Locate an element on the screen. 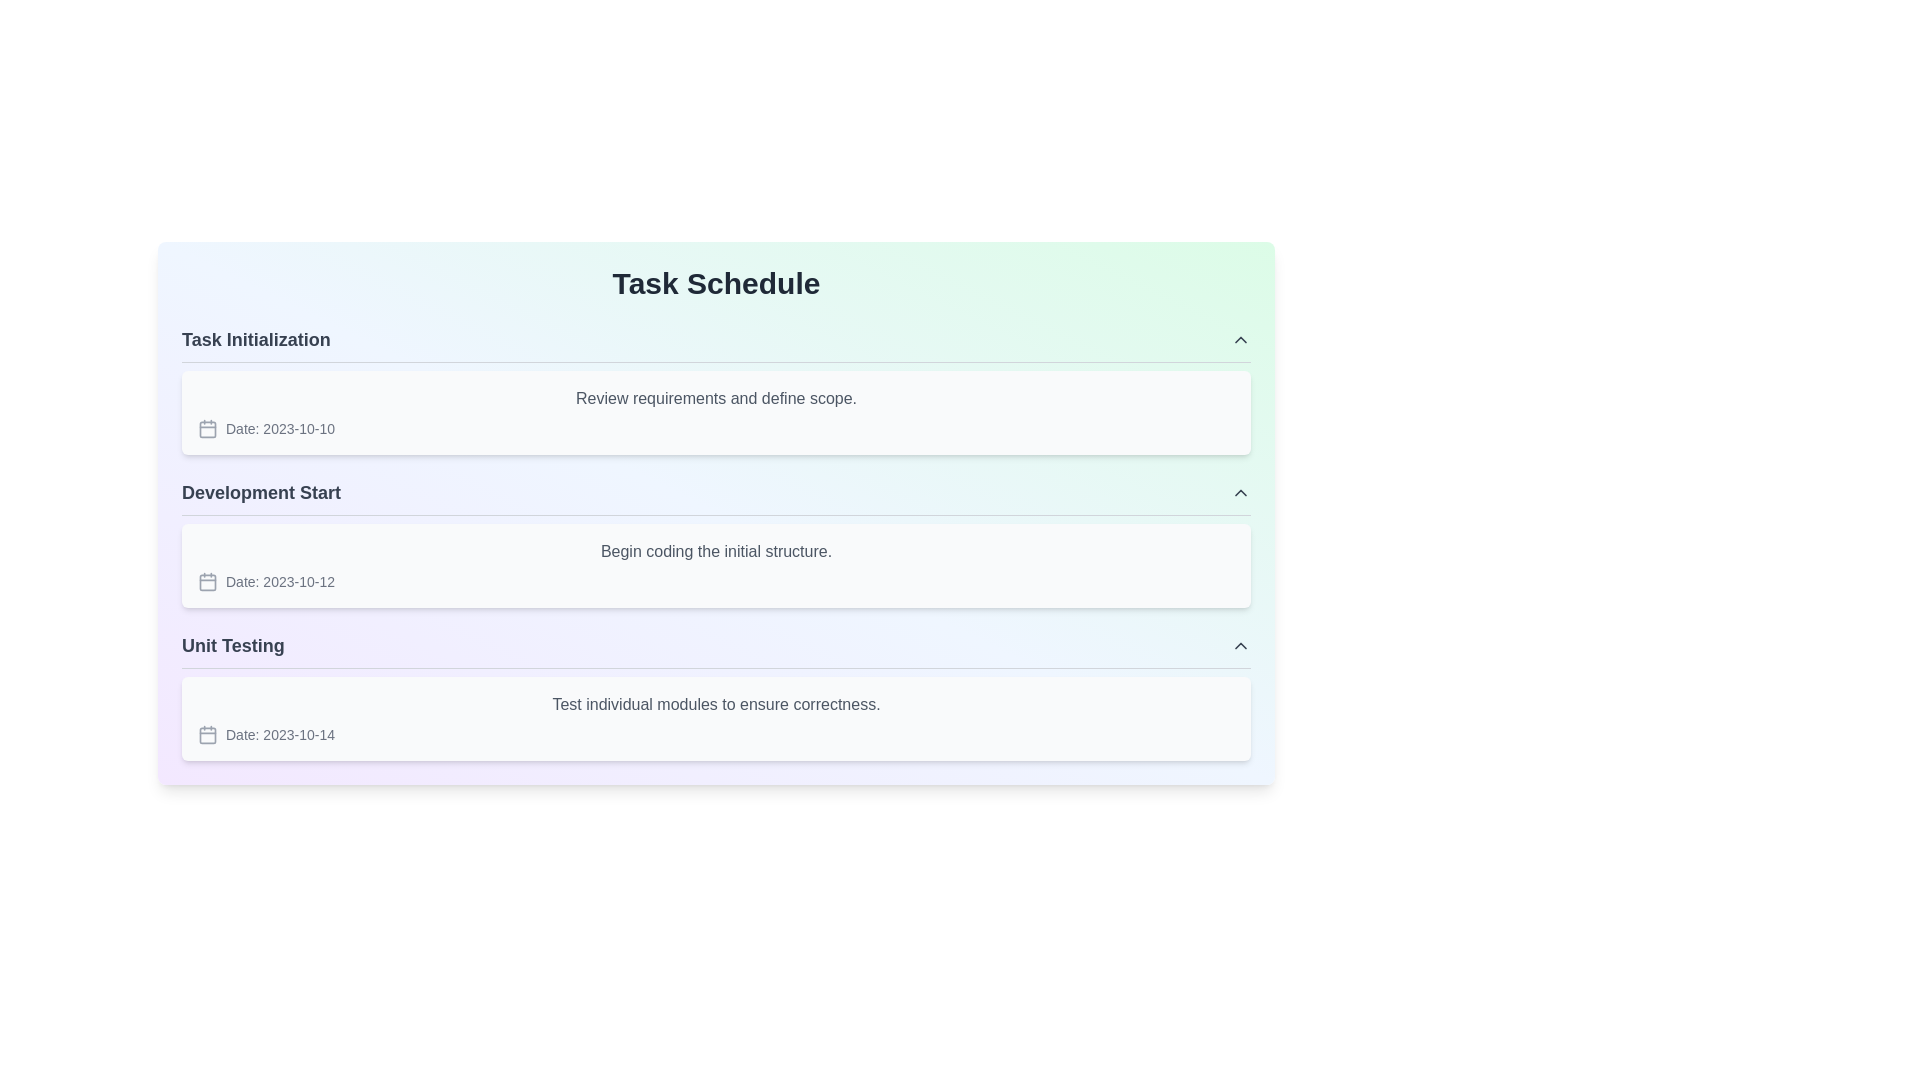 This screenshot has height=1080, width=1920. displayed date from the labeled date display associated with the 'Unit Testing' task, located on the left side following the task description is located at coordinates (716, 735).